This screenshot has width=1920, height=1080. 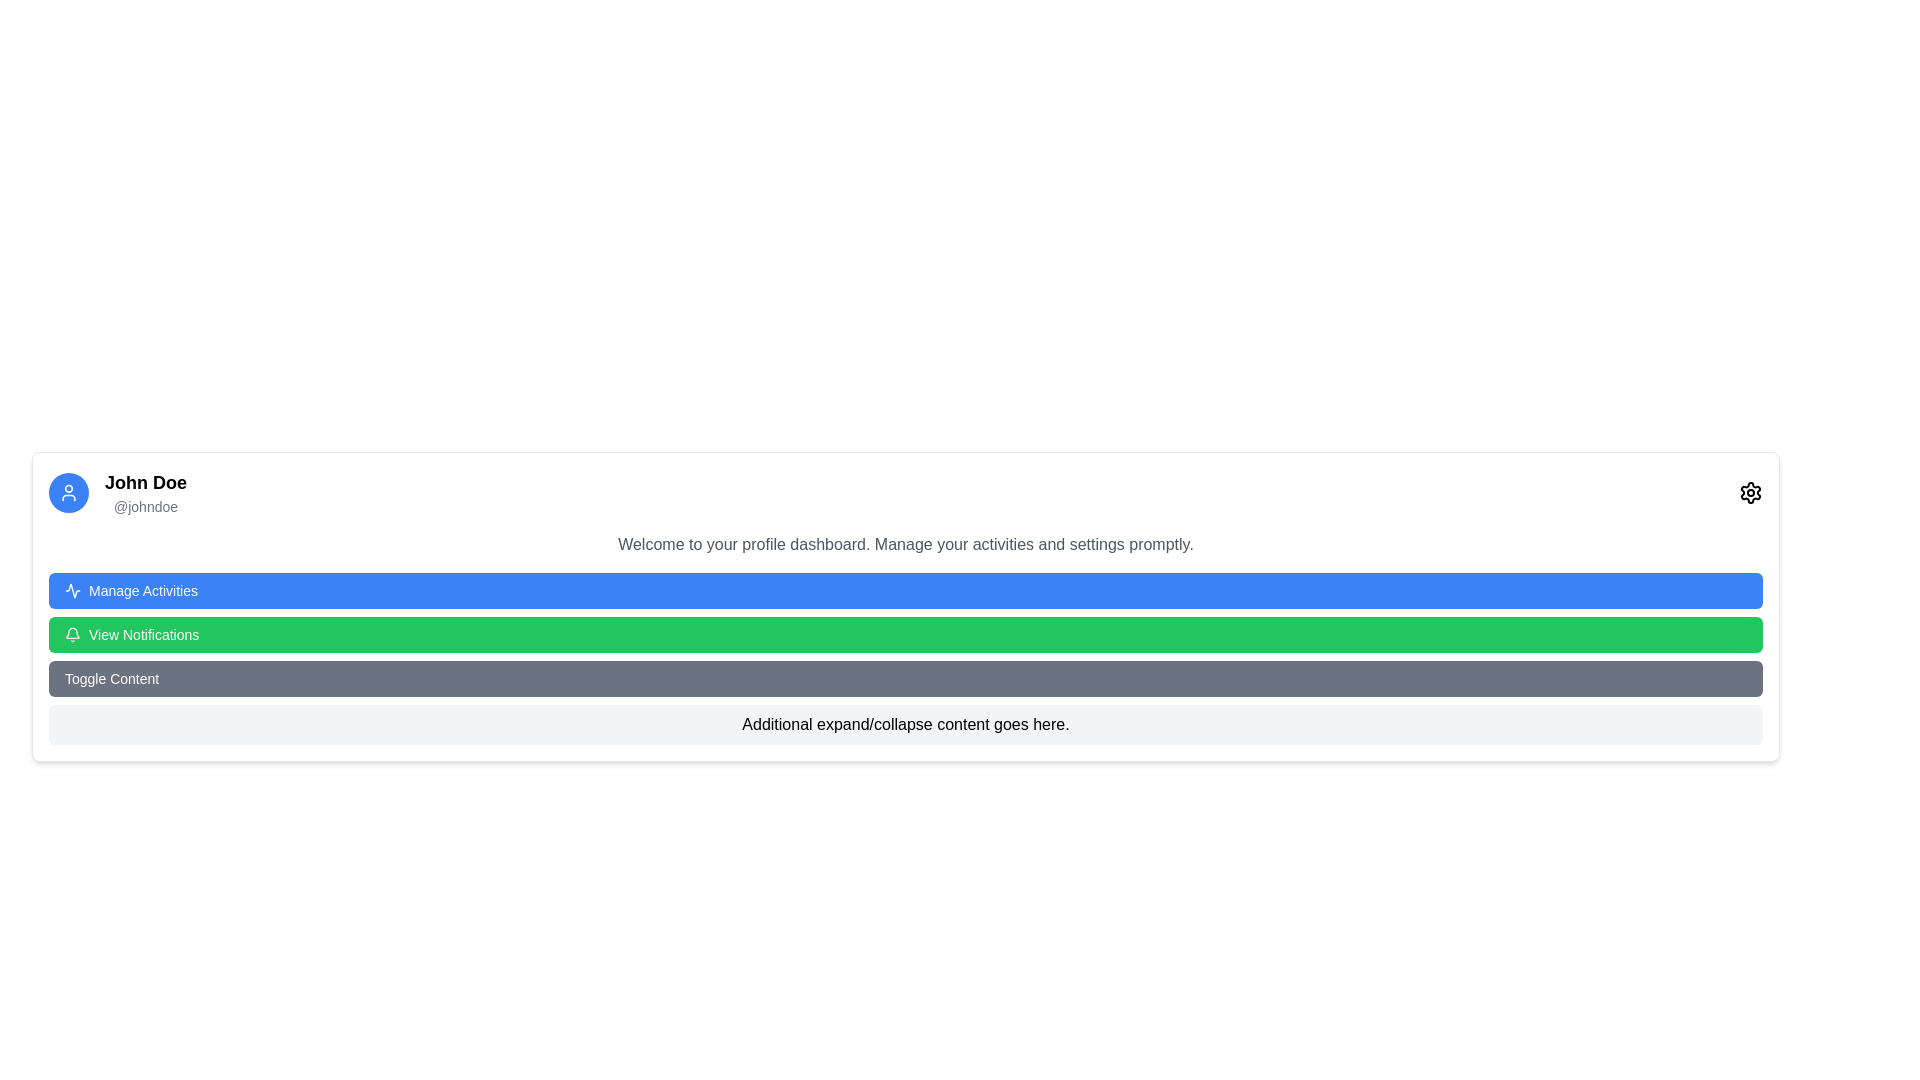 What do you see at coordinates (72, 589) in the screenshot?
I see `the graphical icon embedded within the 'Manage Activities' button, which represents 'activity' or 'operation' in the user interface` at bounding box center [72, 589].